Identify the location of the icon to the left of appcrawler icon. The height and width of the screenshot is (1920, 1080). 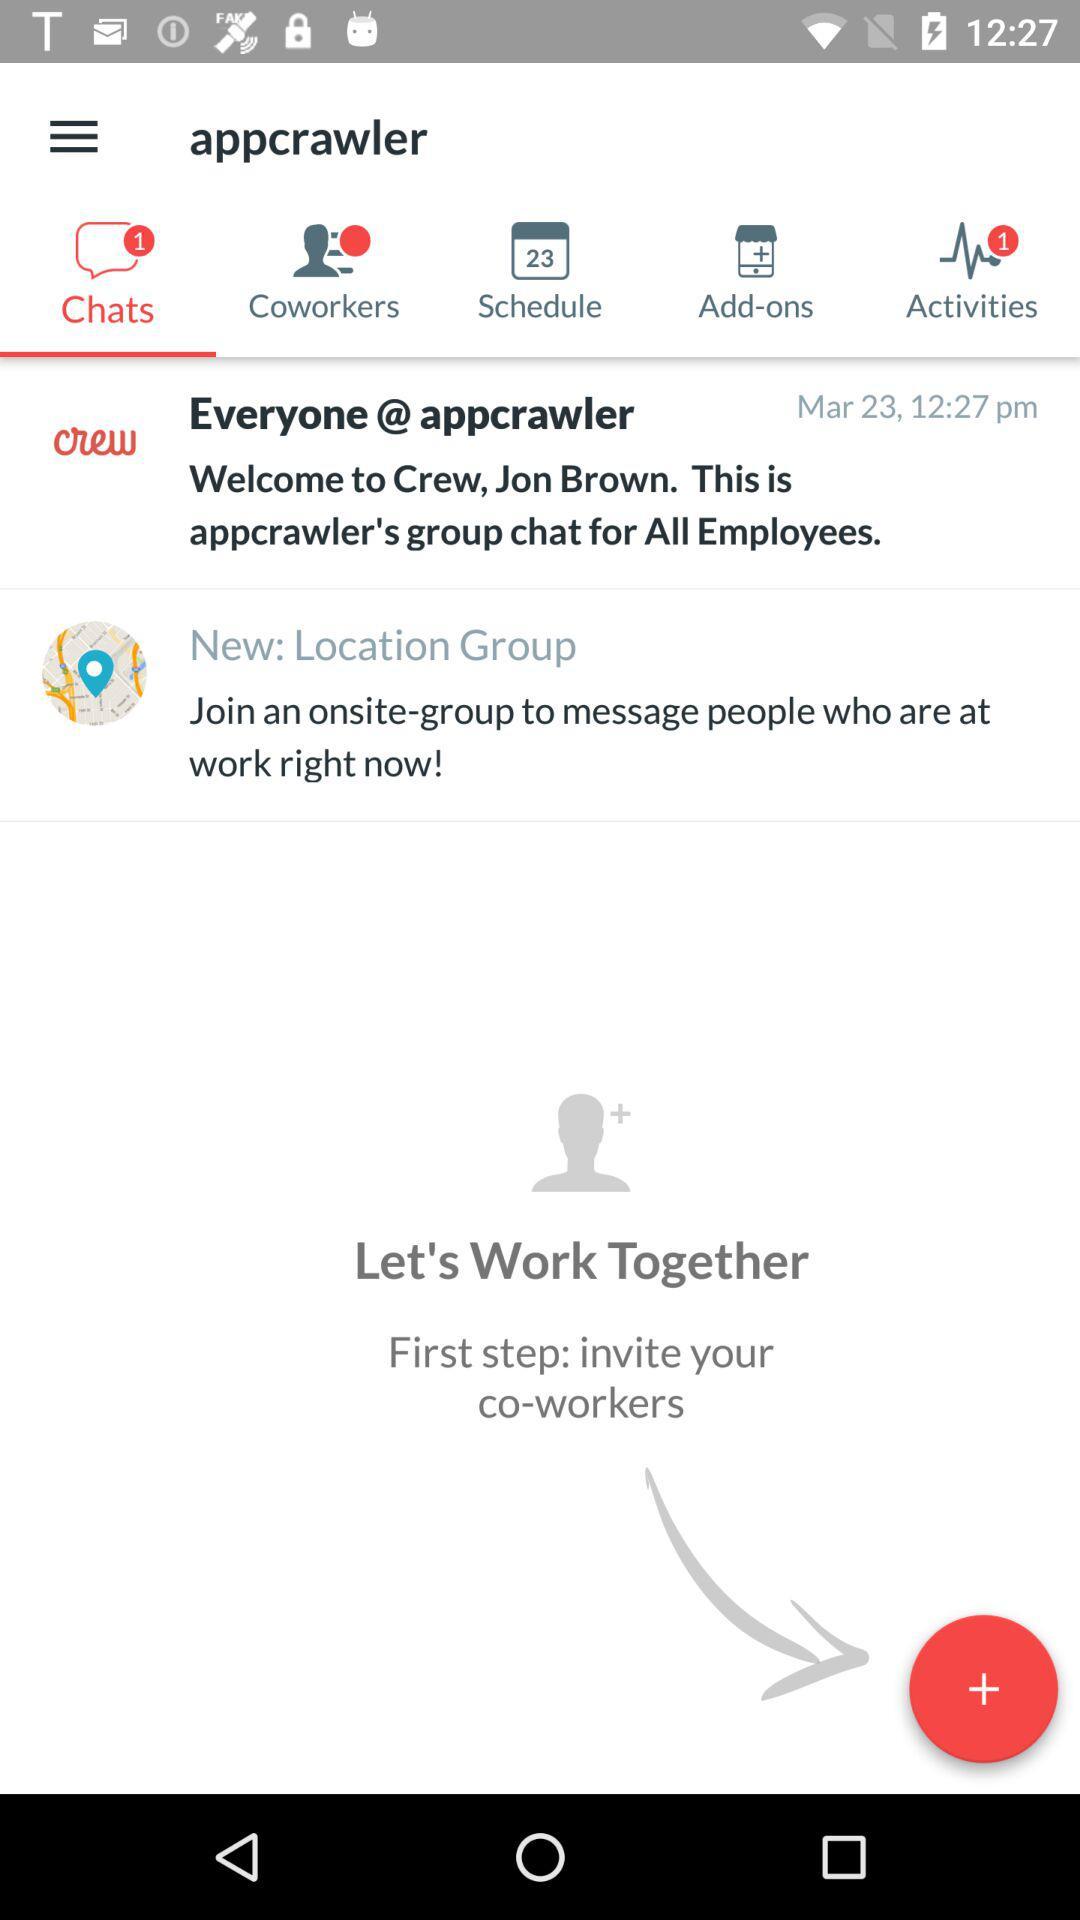
(72, 135).